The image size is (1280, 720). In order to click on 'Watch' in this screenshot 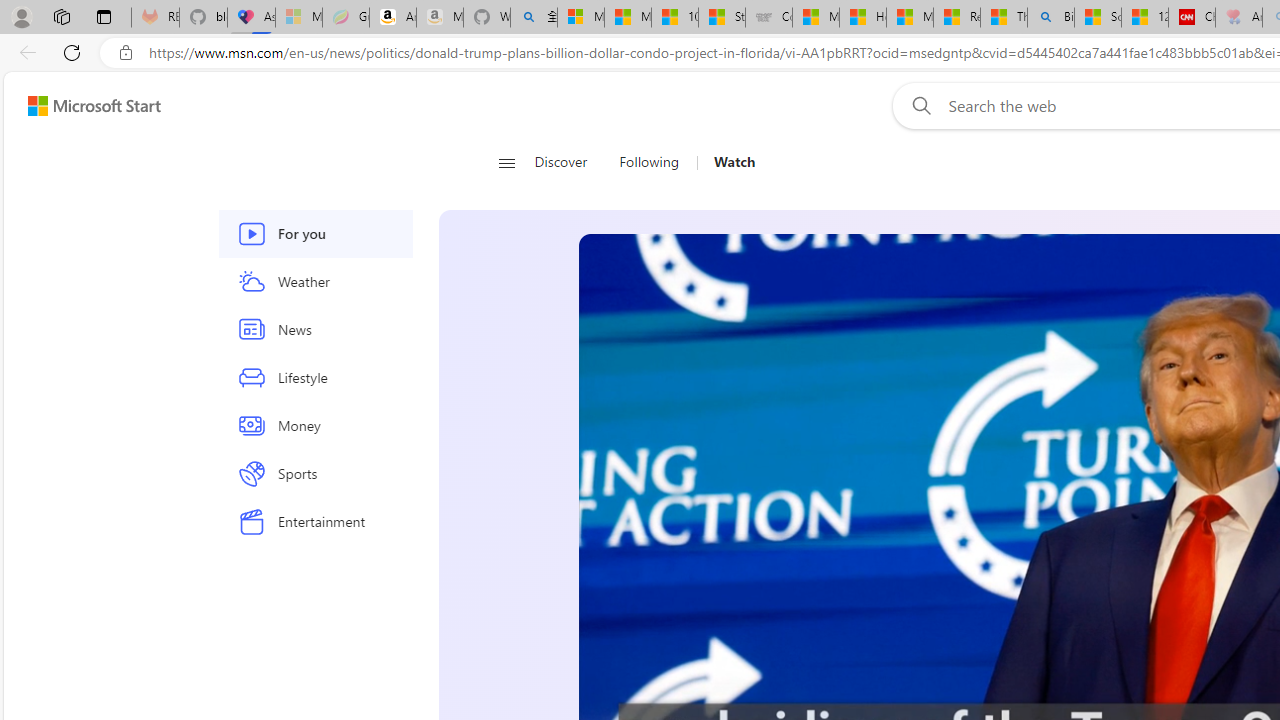, I will do `click(733, 162)`.